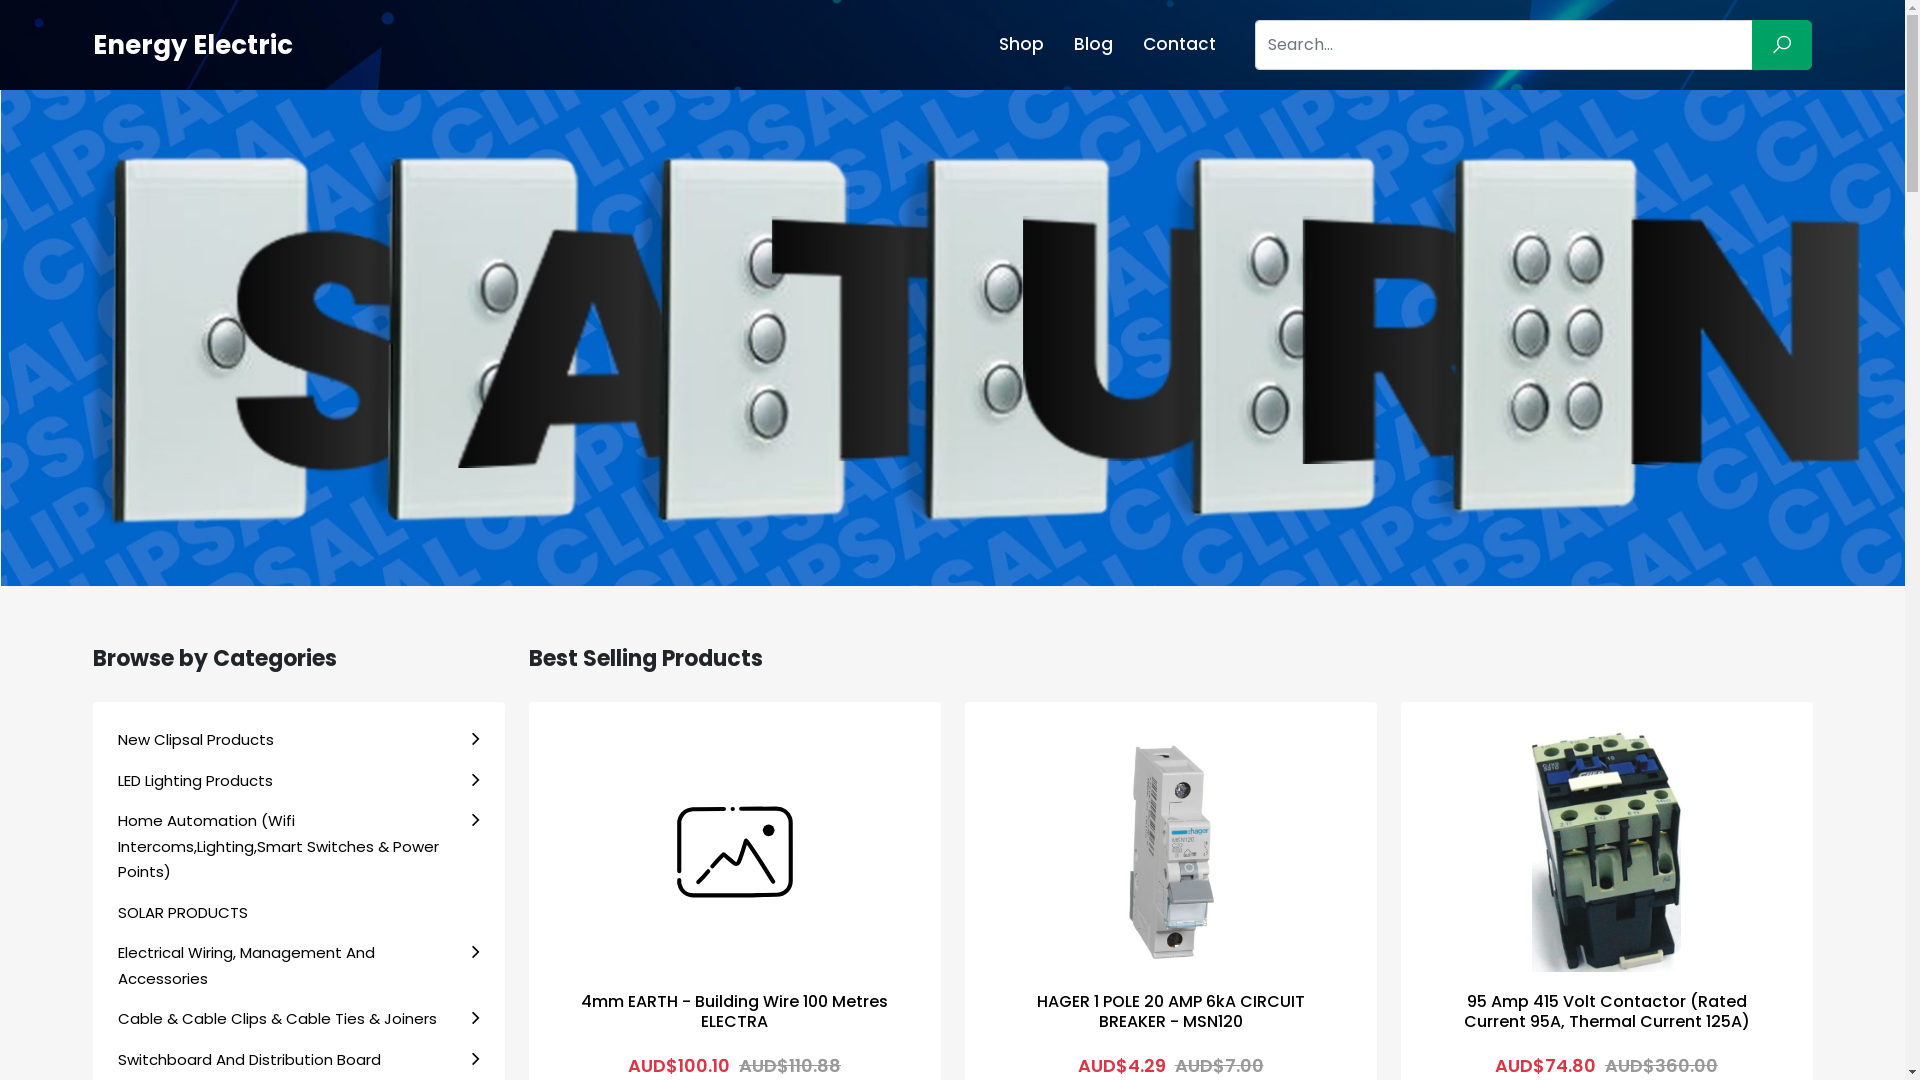 This screenshot has width=1920, height=1080. Describe the element at coordinates (297, 779) in the screenshot. I see `'LED Lighting Products'` at that location.